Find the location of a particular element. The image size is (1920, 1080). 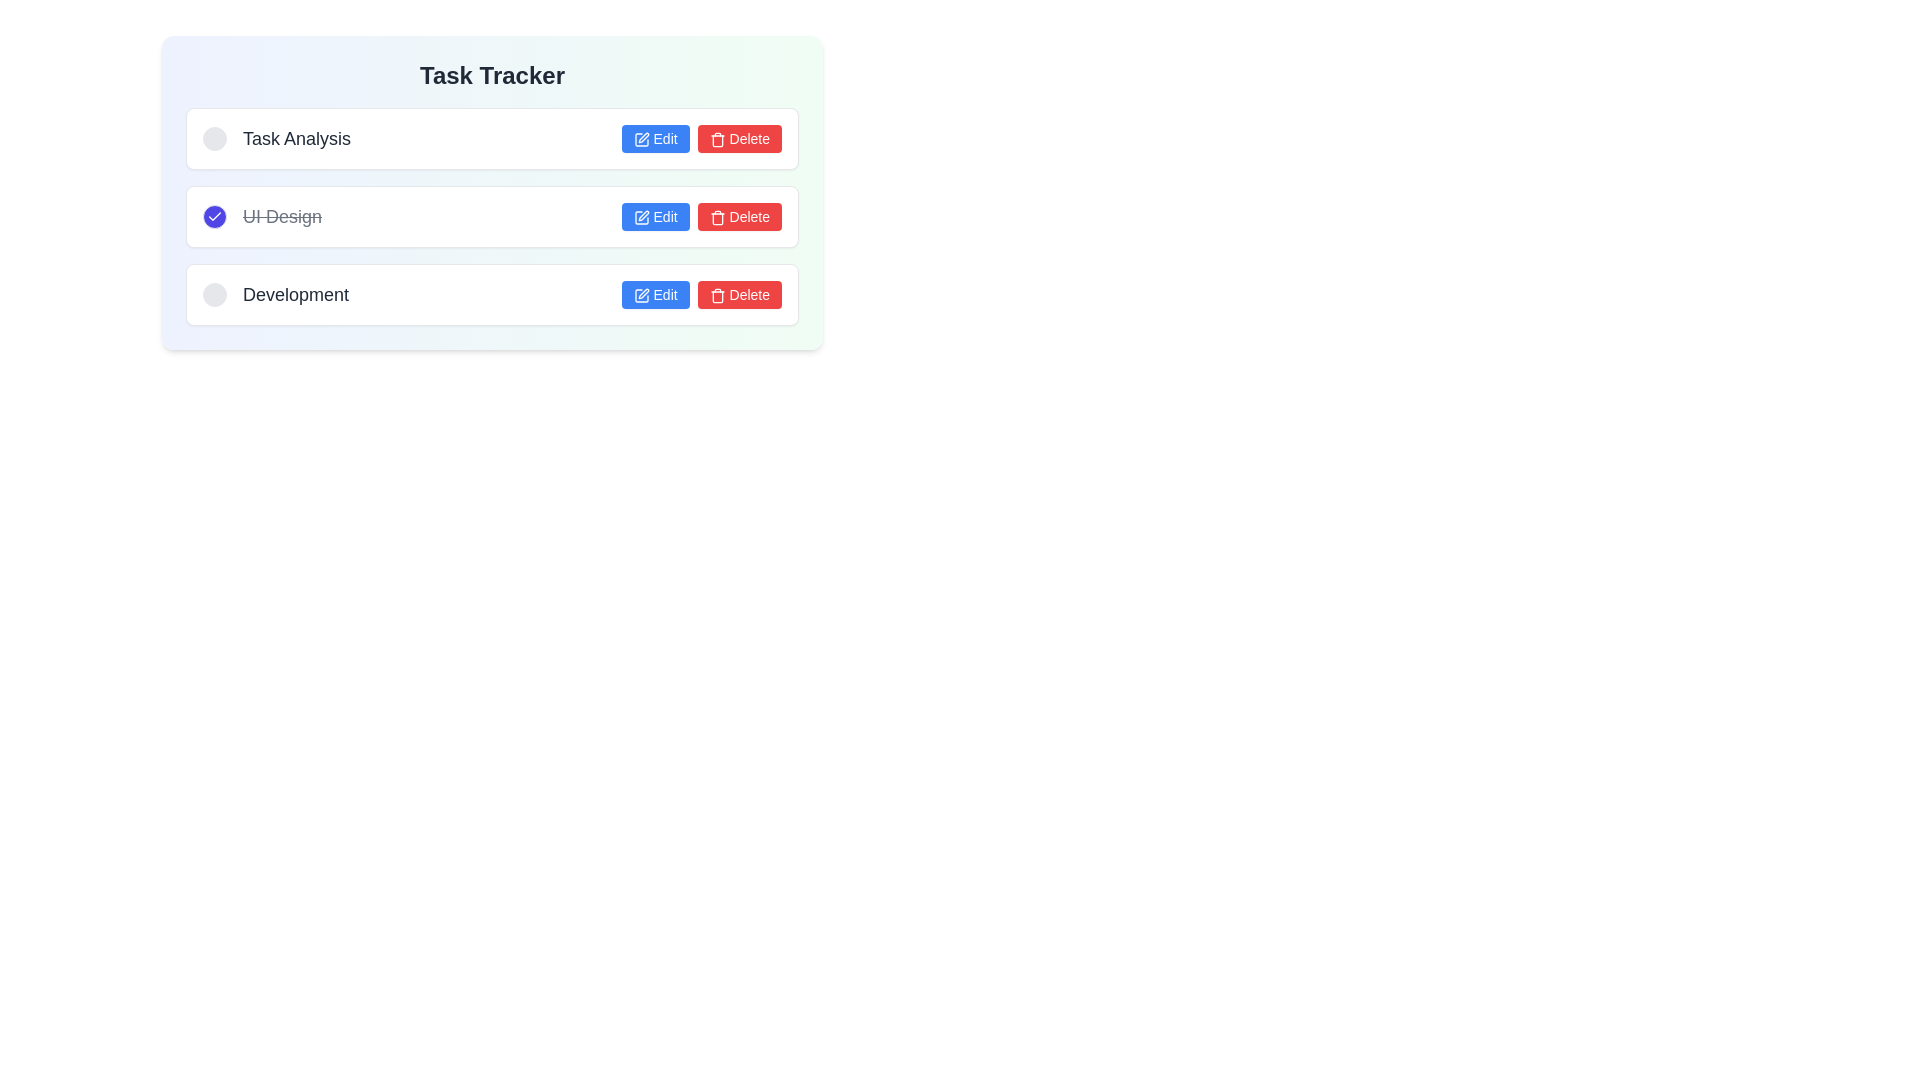

the text label indicating a completed task in the task list interface, styled with a line-through, located between 'Task Analysis' and 'Development' is located at coordinates (261, 216).